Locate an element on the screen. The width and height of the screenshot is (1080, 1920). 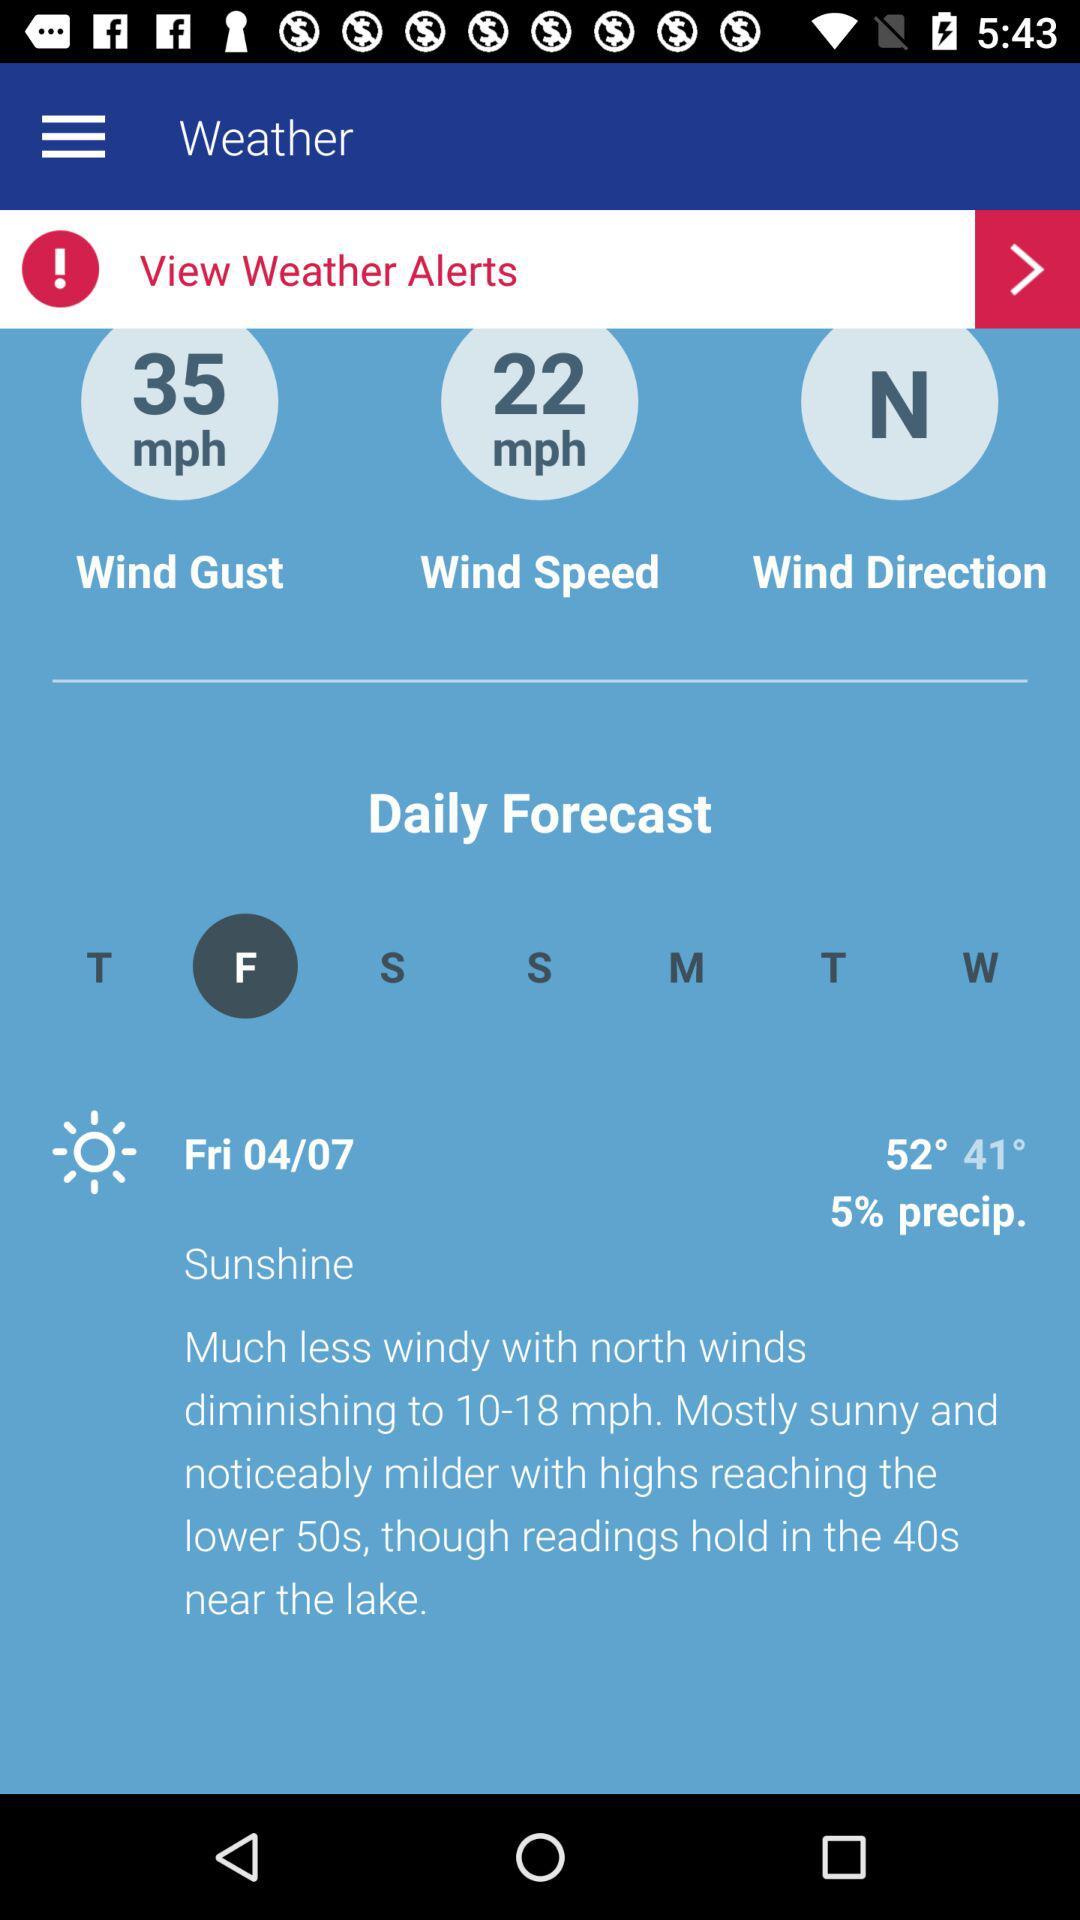
icon next to the t is located at coordinates (979, 965).